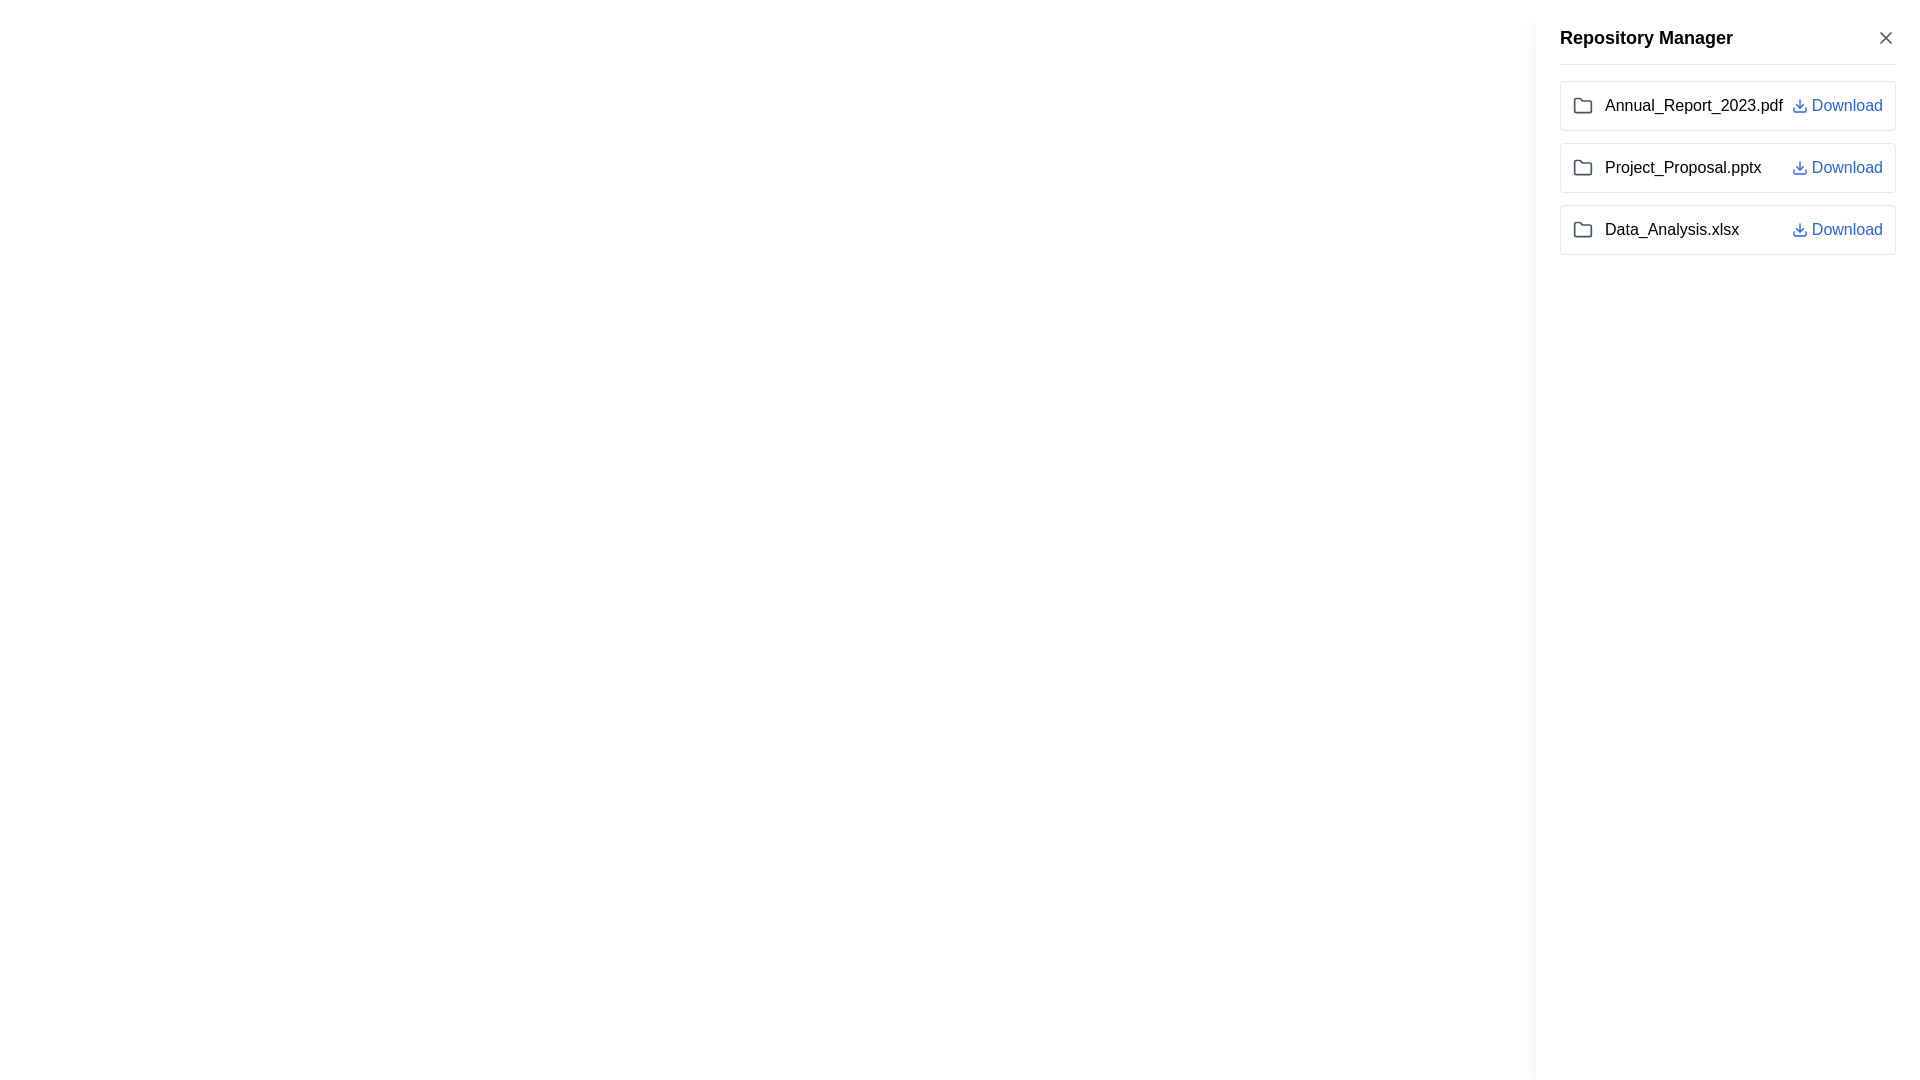  Describe the element at coordinates (1582, 165) in the screenshot. I see `the folder icon representing the editable presentation file 'Project_Proposal.pptx' located in the 'Repository Manager' sidebar` at that location.